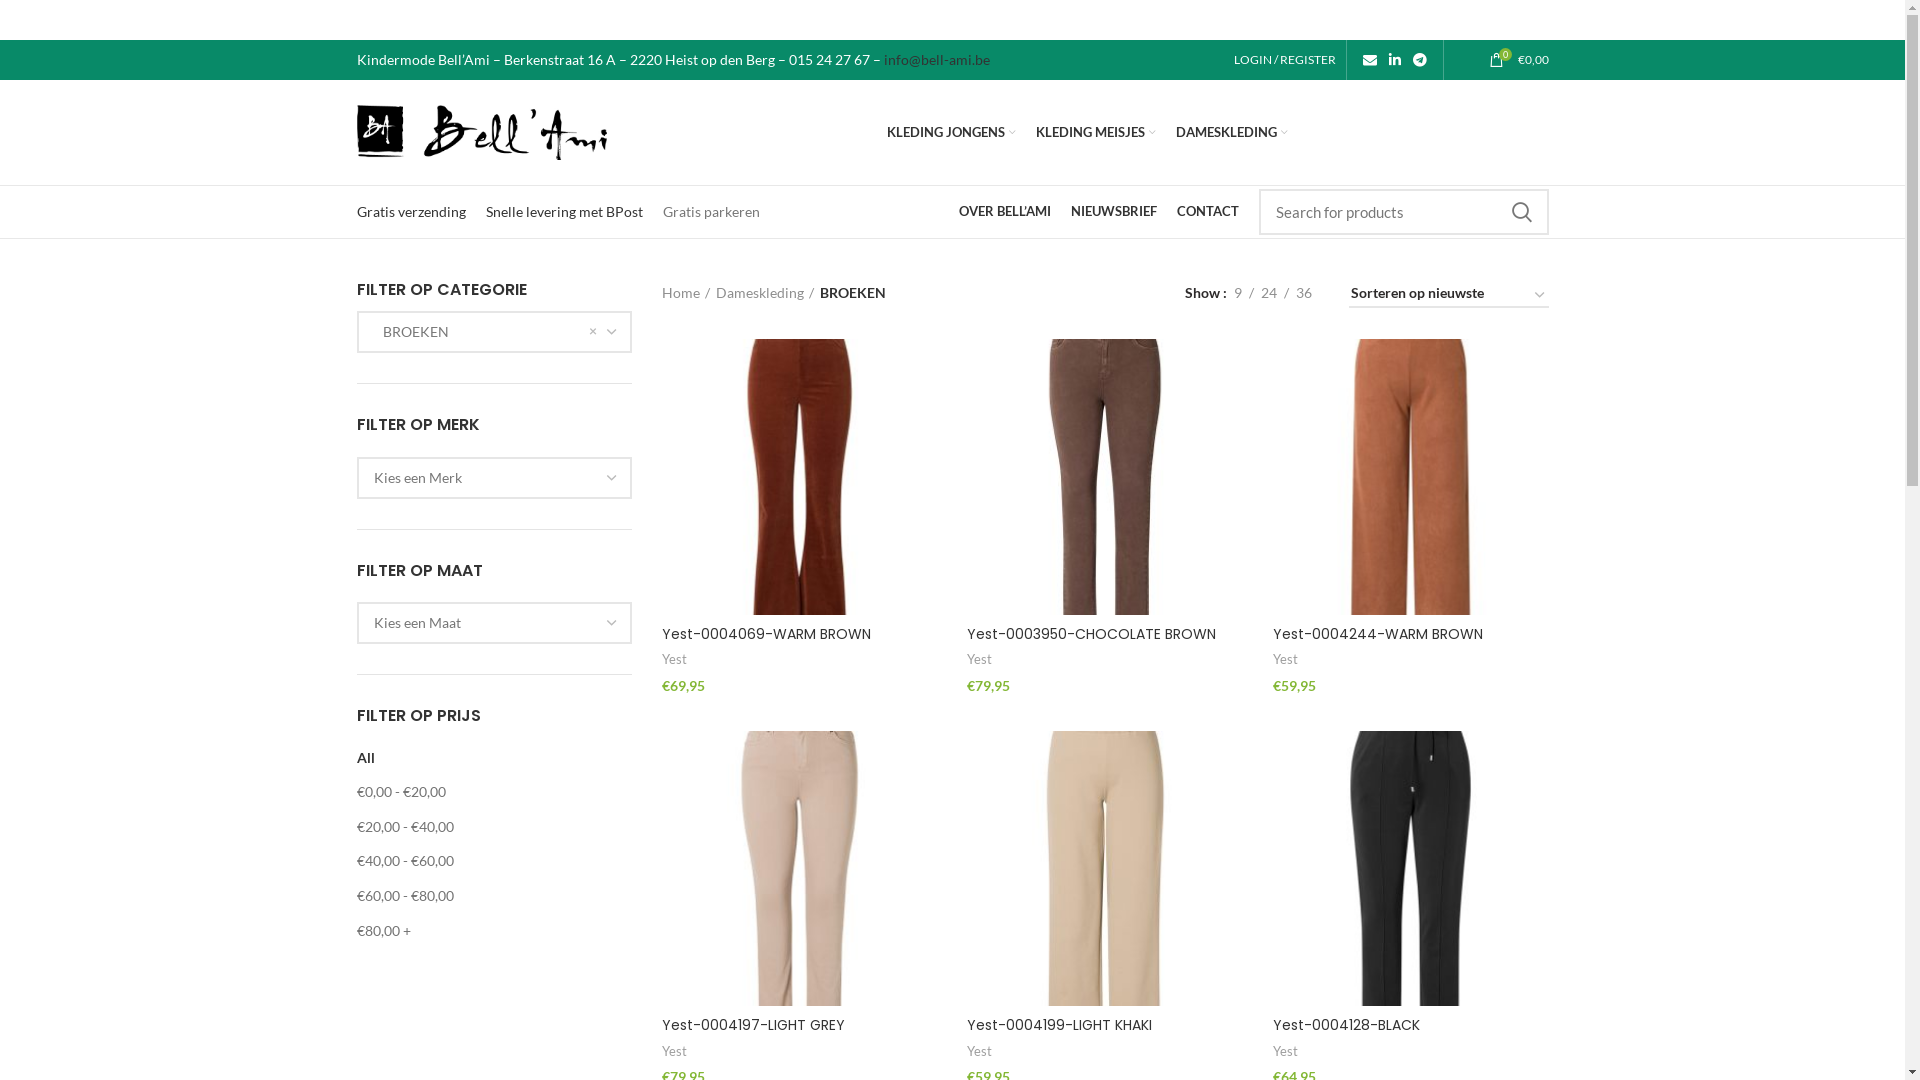  I want to click on 'Yest-0004128-BLACK', so click(1346, 1025).